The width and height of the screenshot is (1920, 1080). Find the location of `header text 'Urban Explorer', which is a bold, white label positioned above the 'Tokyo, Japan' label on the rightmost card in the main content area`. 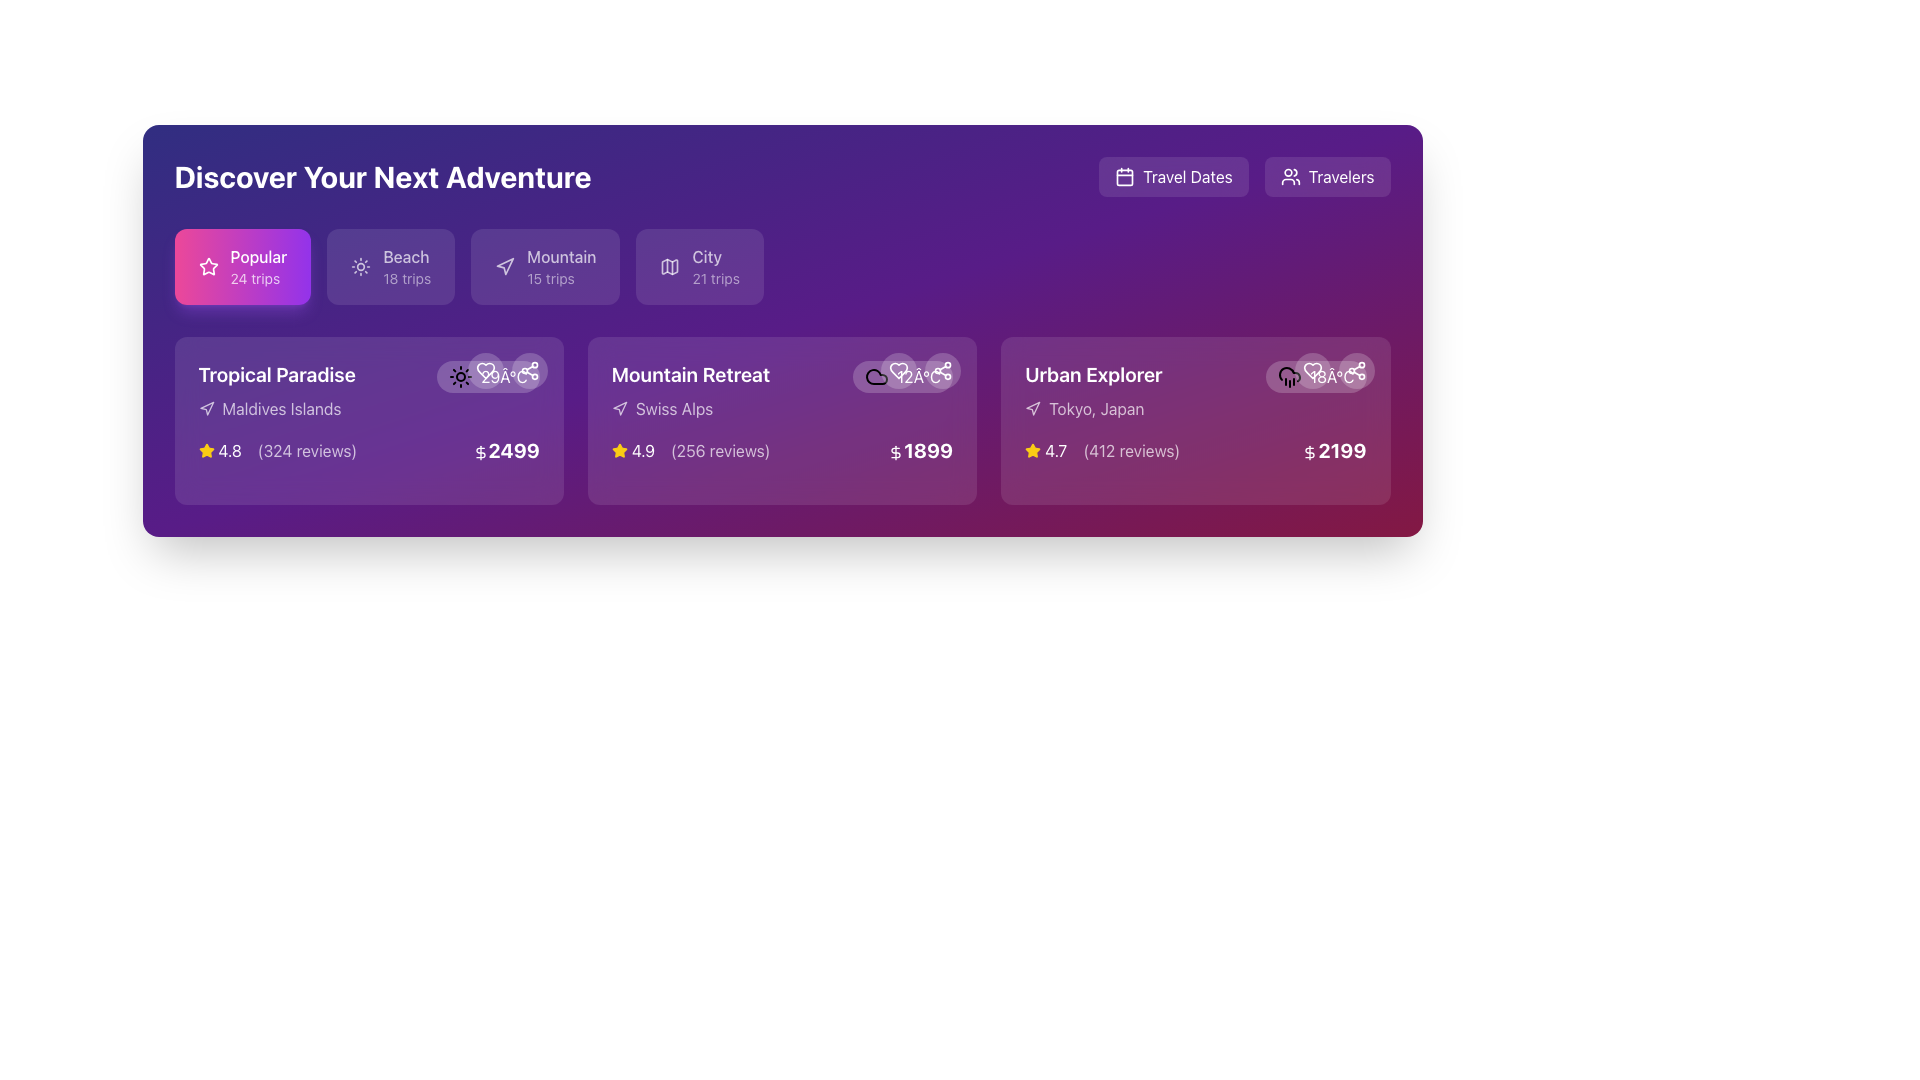

header text 'Urban Explorer', which is a bold, white label positioned above the 'Tokyo, Japan' label on the rightmost card in the main content area is located at coordinates (1092, 374).